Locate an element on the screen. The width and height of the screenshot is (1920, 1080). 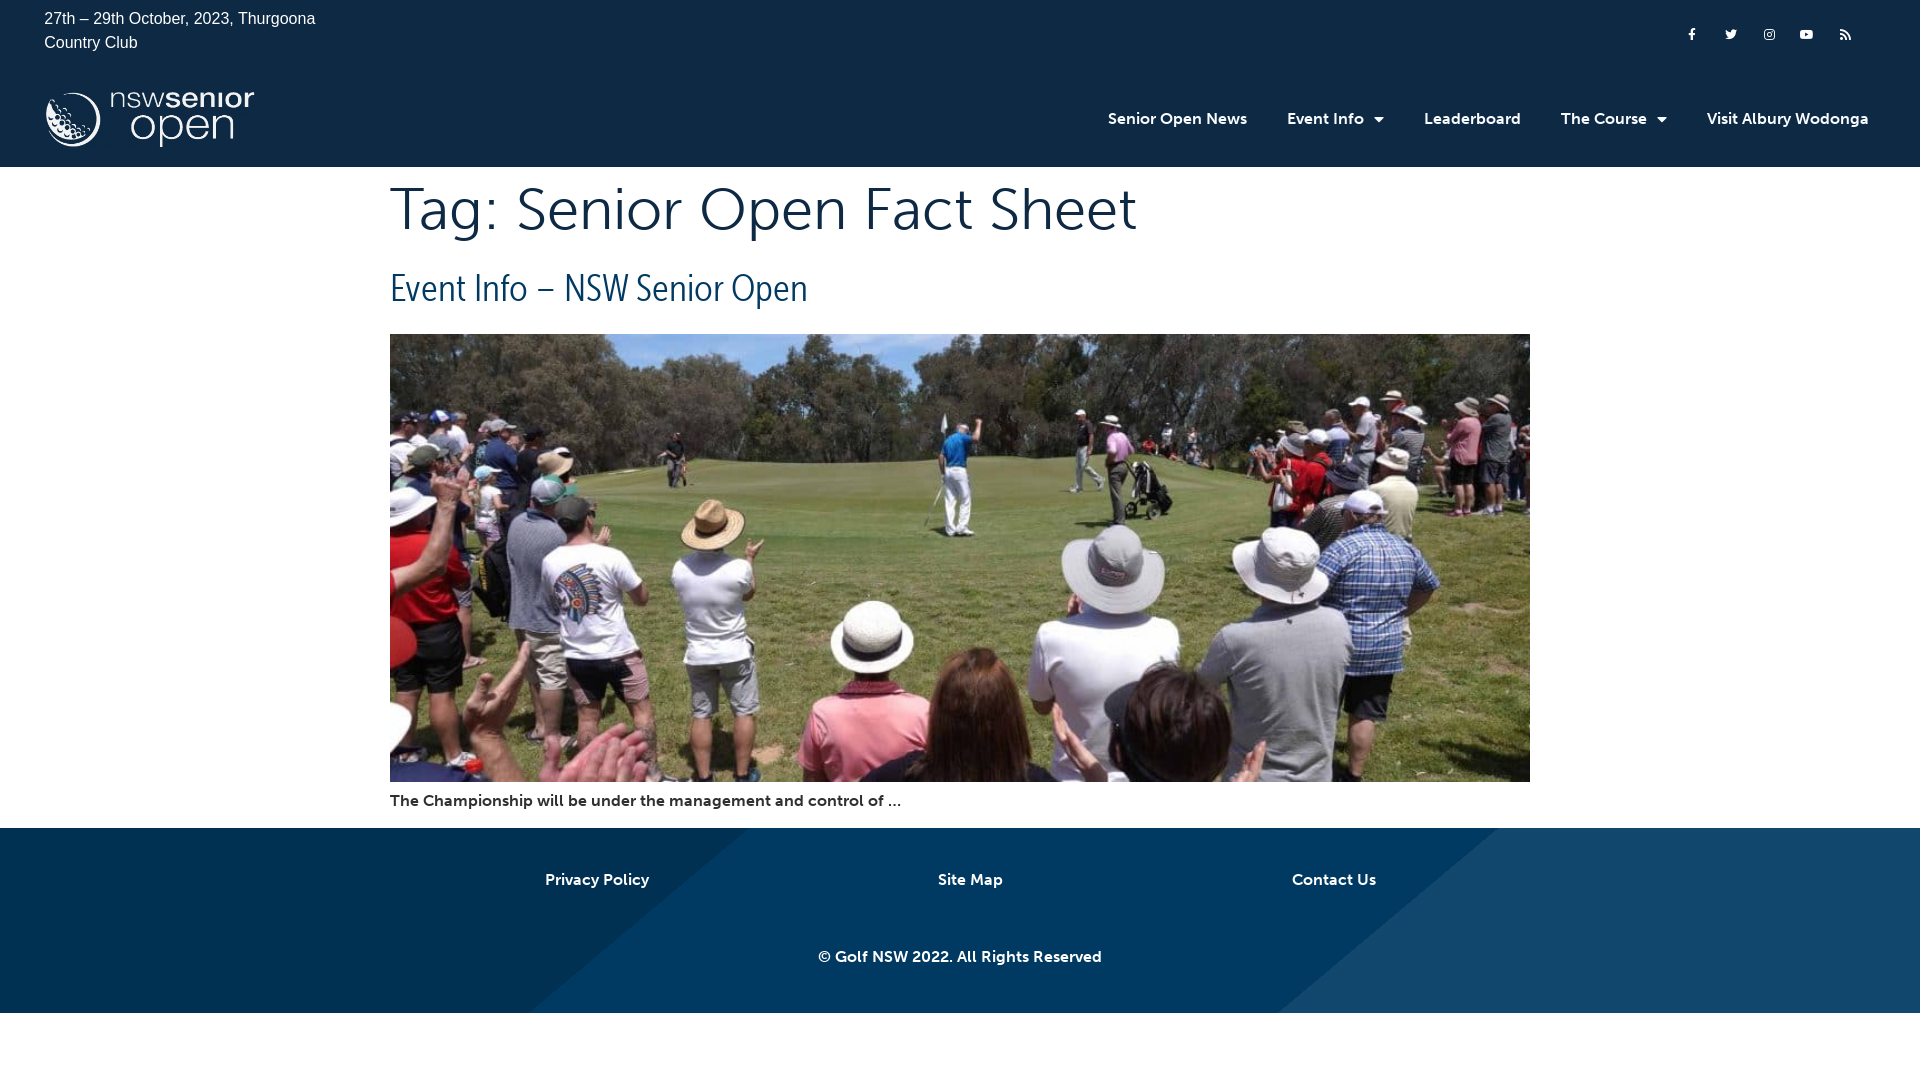
'Contact Us' is located at coordinates (1333, 878).